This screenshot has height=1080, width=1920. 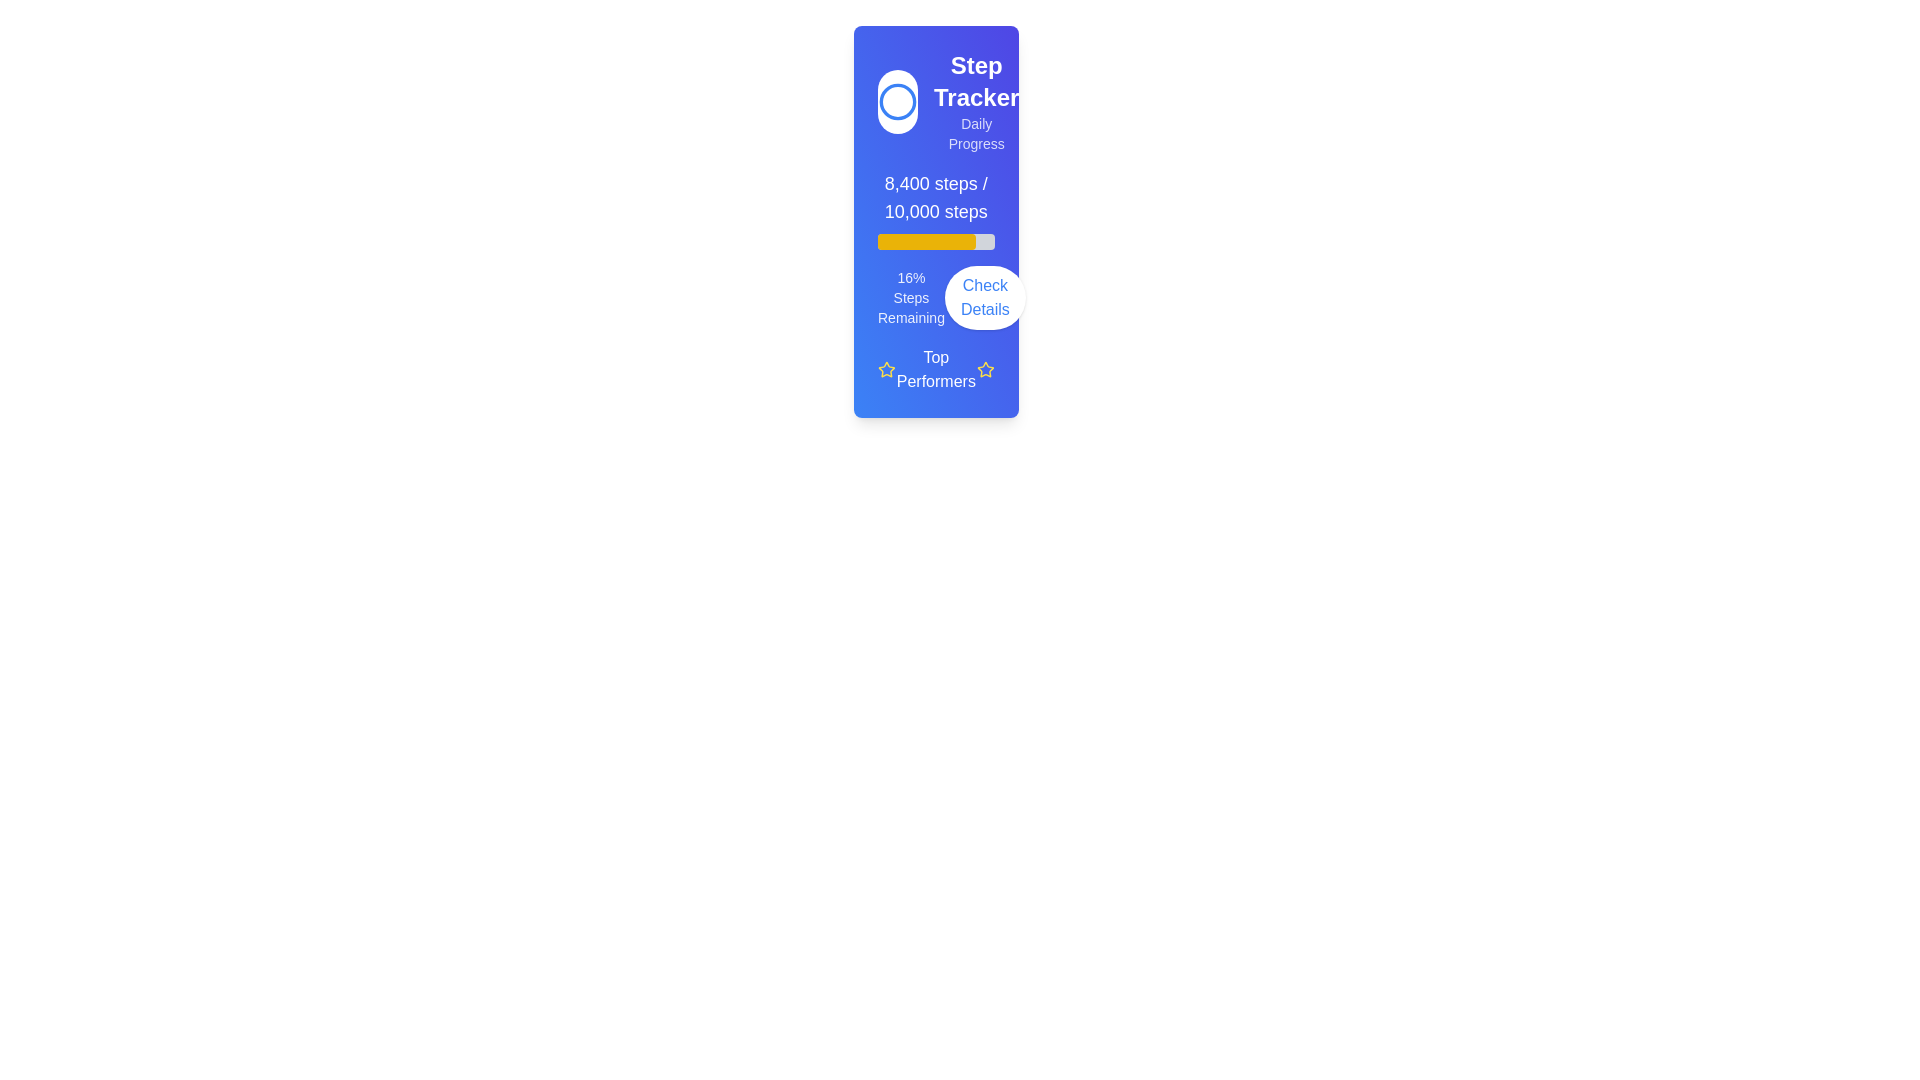 What do you see at coordinates (896, 101) in the screenshot?
I see `the leftmost circular icon in the 'Step Tracker' header component, located above the 'Step Tracker' text` at bounding box center [896, 101].